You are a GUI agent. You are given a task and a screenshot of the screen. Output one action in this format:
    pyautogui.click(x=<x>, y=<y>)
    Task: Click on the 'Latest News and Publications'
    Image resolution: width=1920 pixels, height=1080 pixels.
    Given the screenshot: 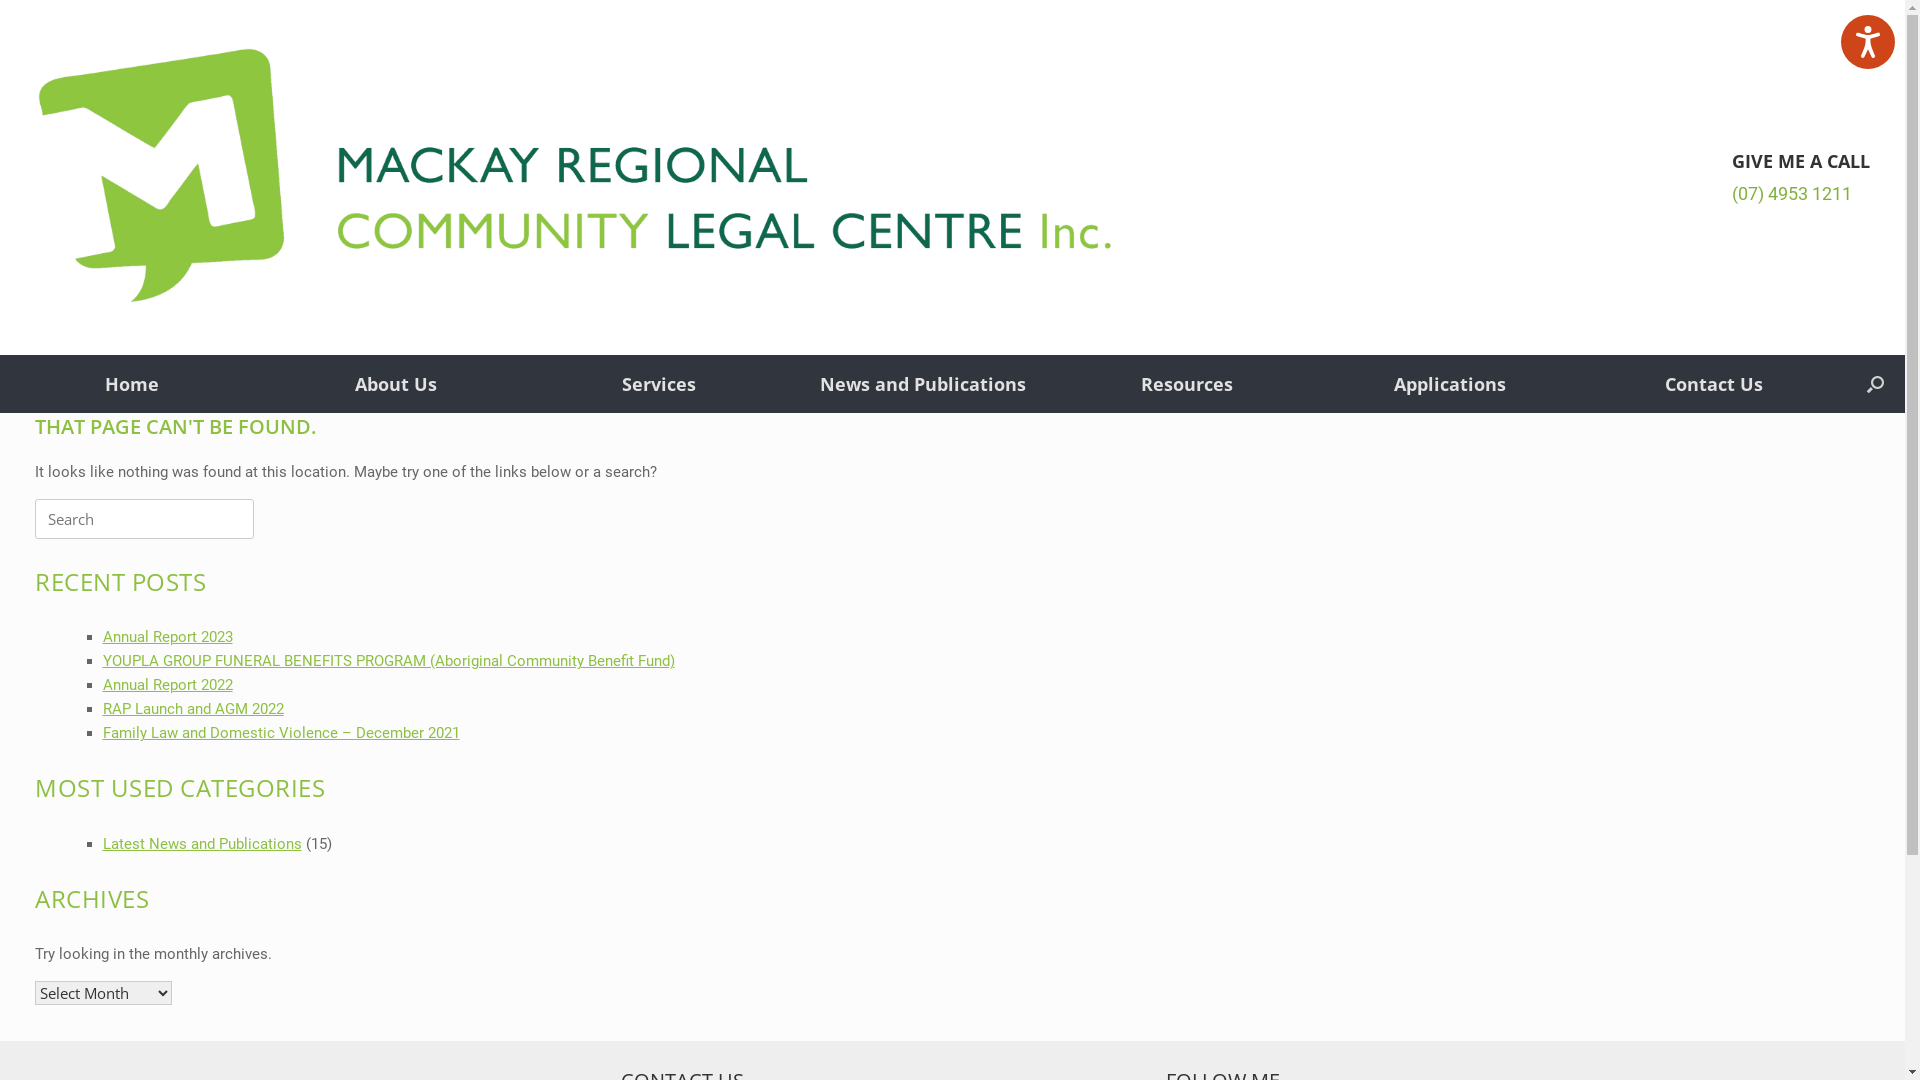 What is the action you would take?
    pyautogui.click(x=100, y=844)
    